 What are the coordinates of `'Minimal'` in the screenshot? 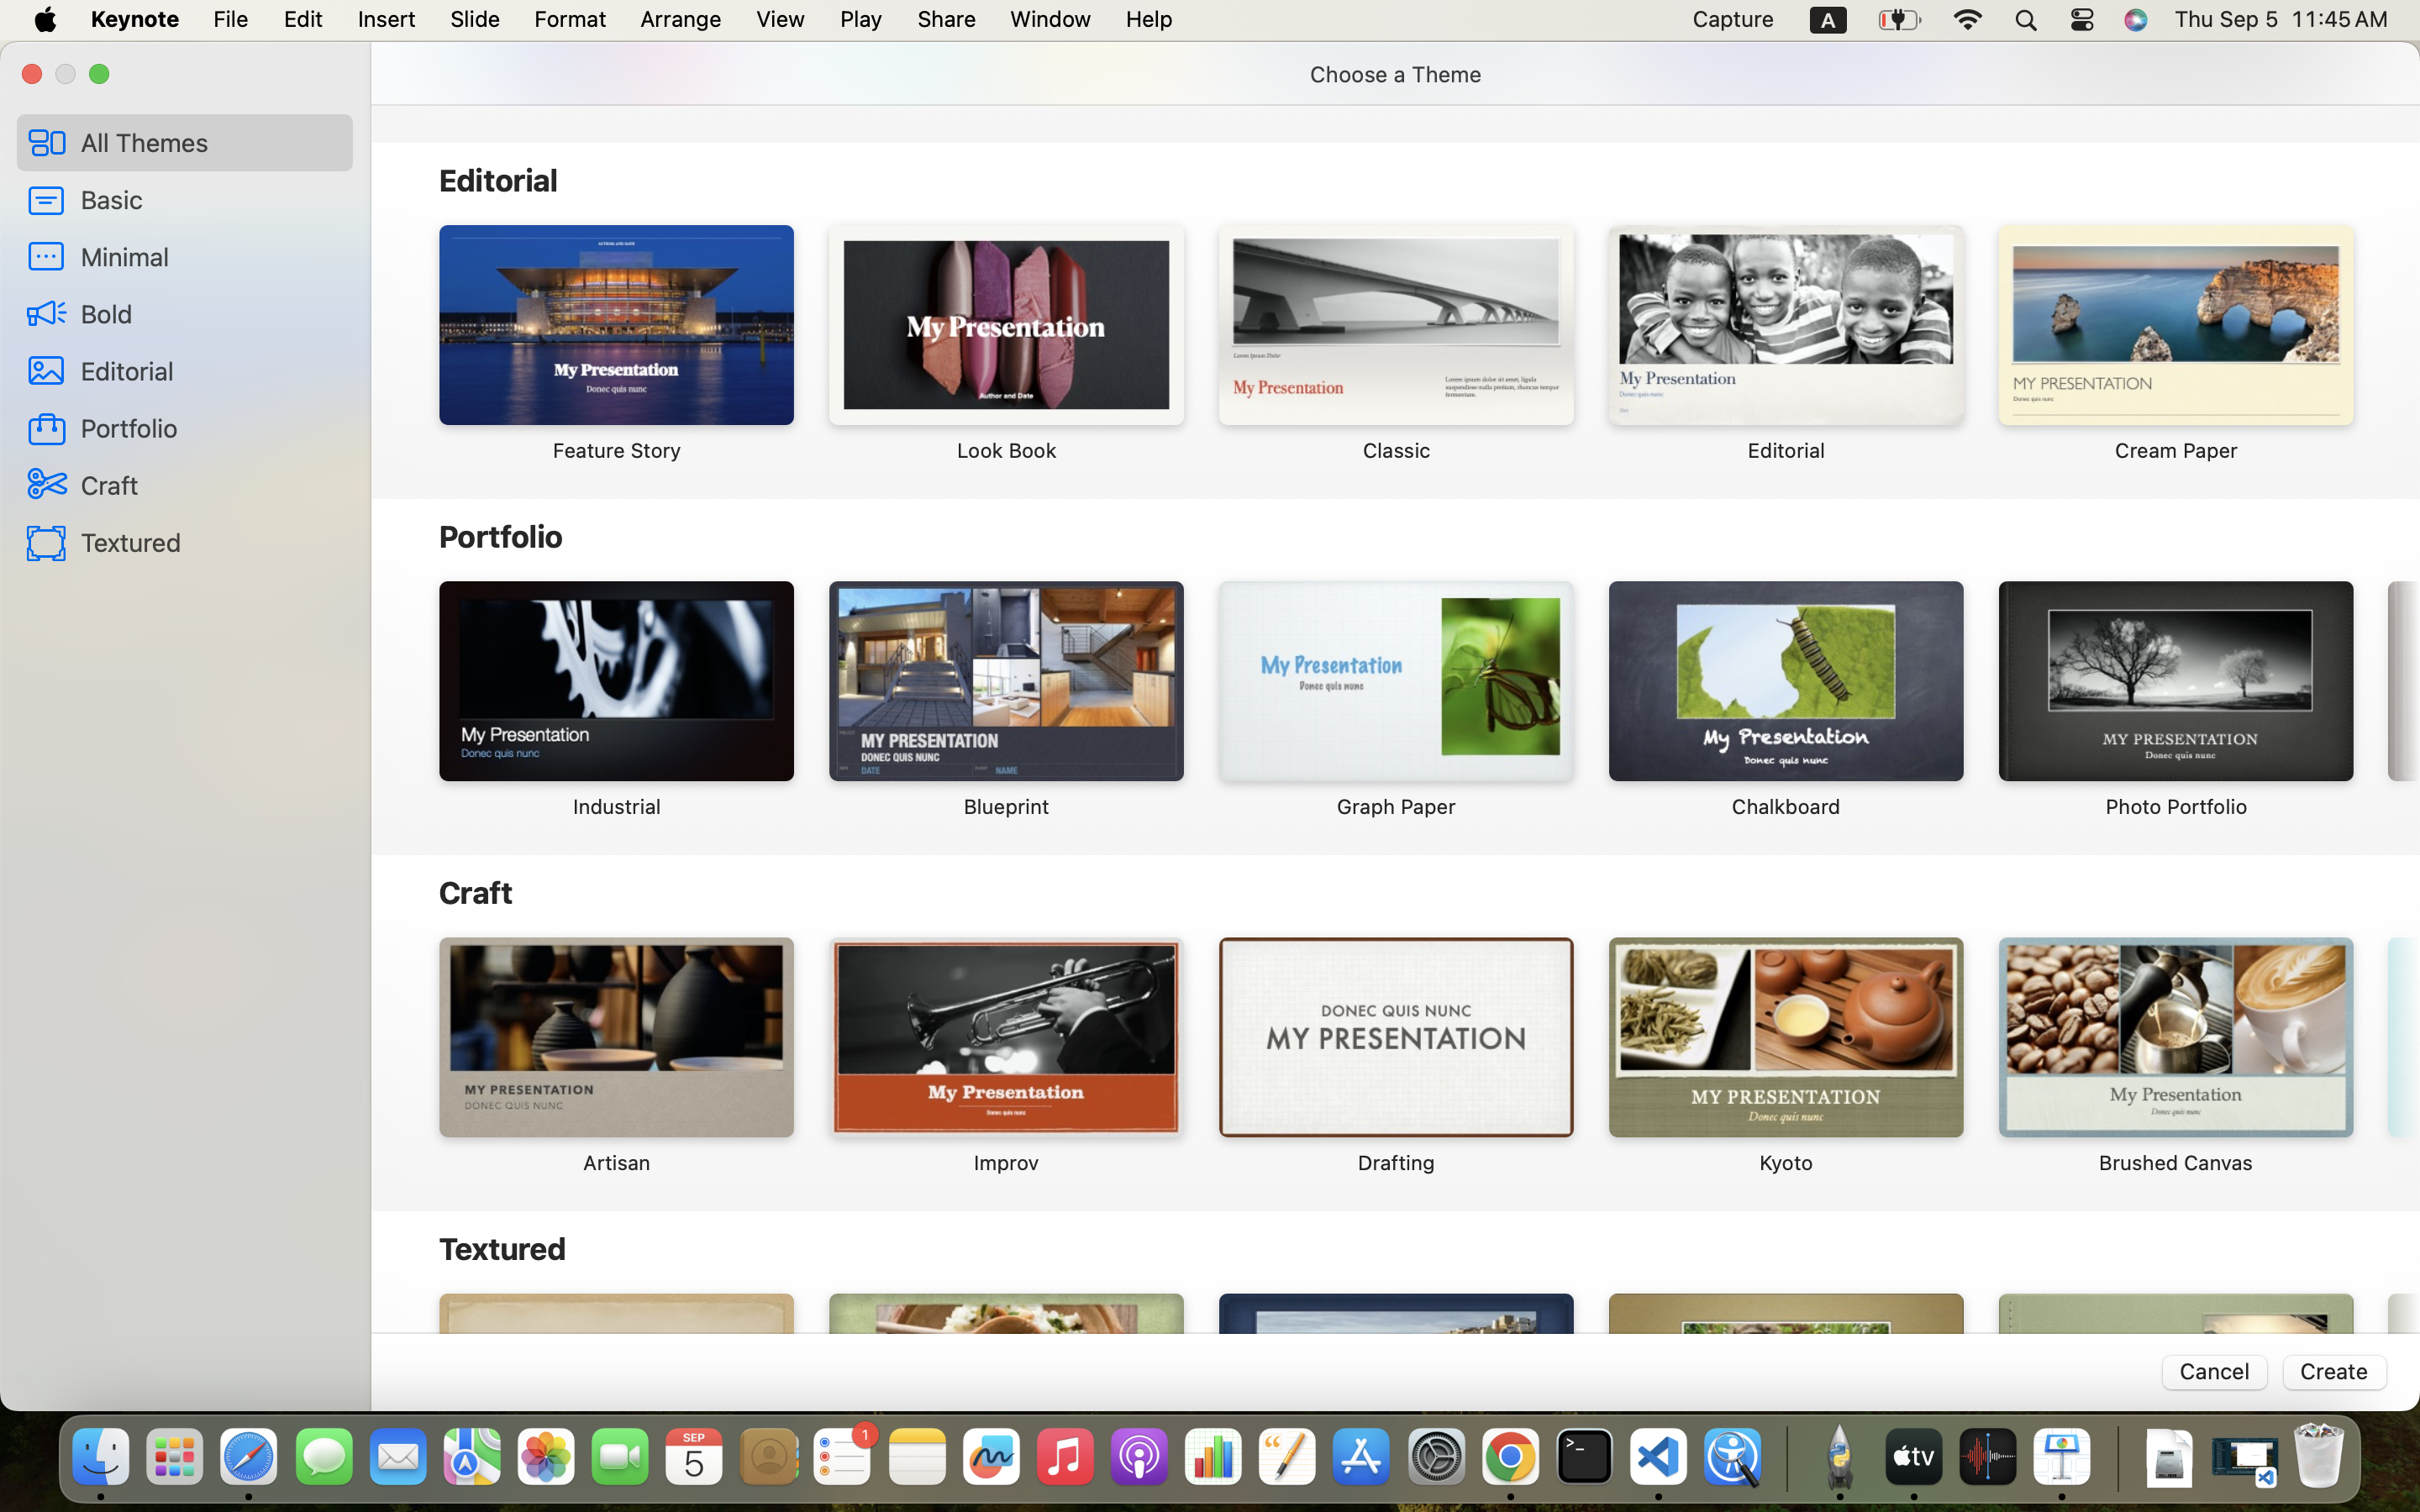 It's located at (208, 255).